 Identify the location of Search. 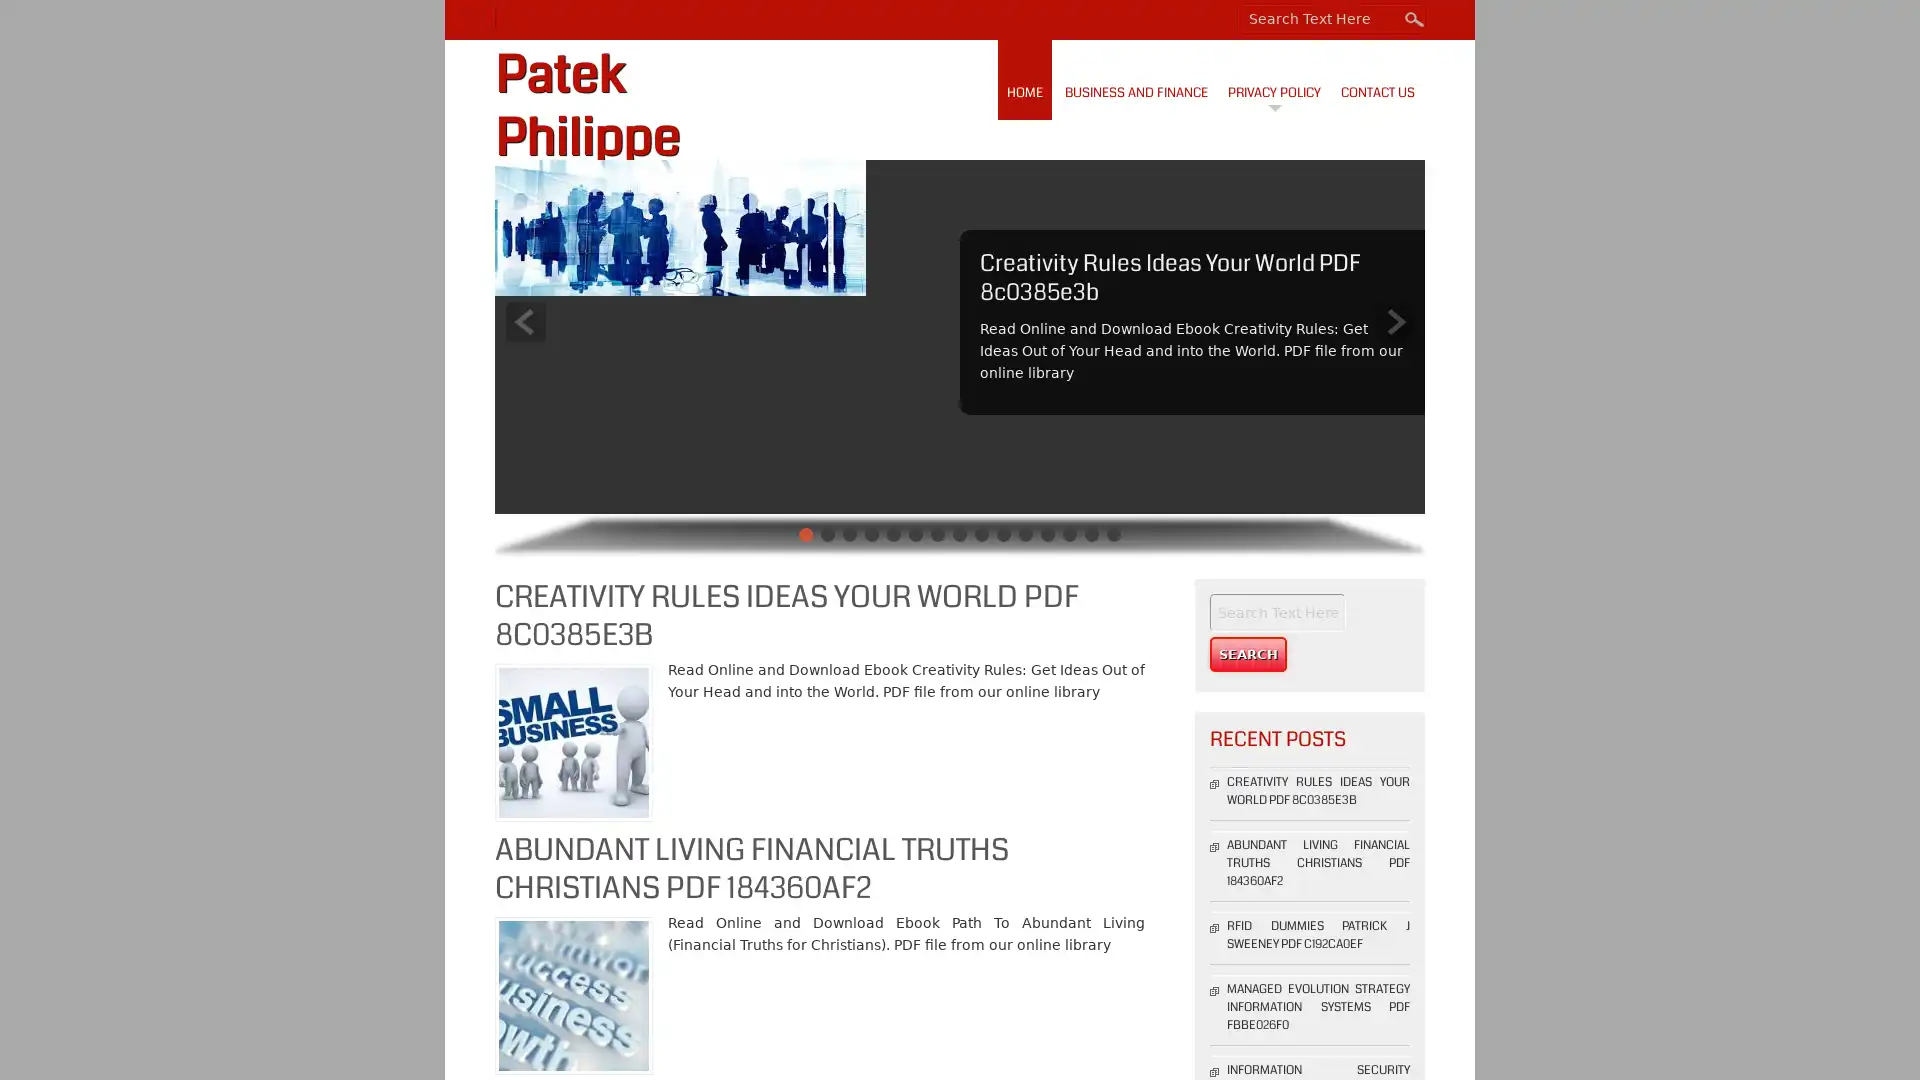
(1247, 654).